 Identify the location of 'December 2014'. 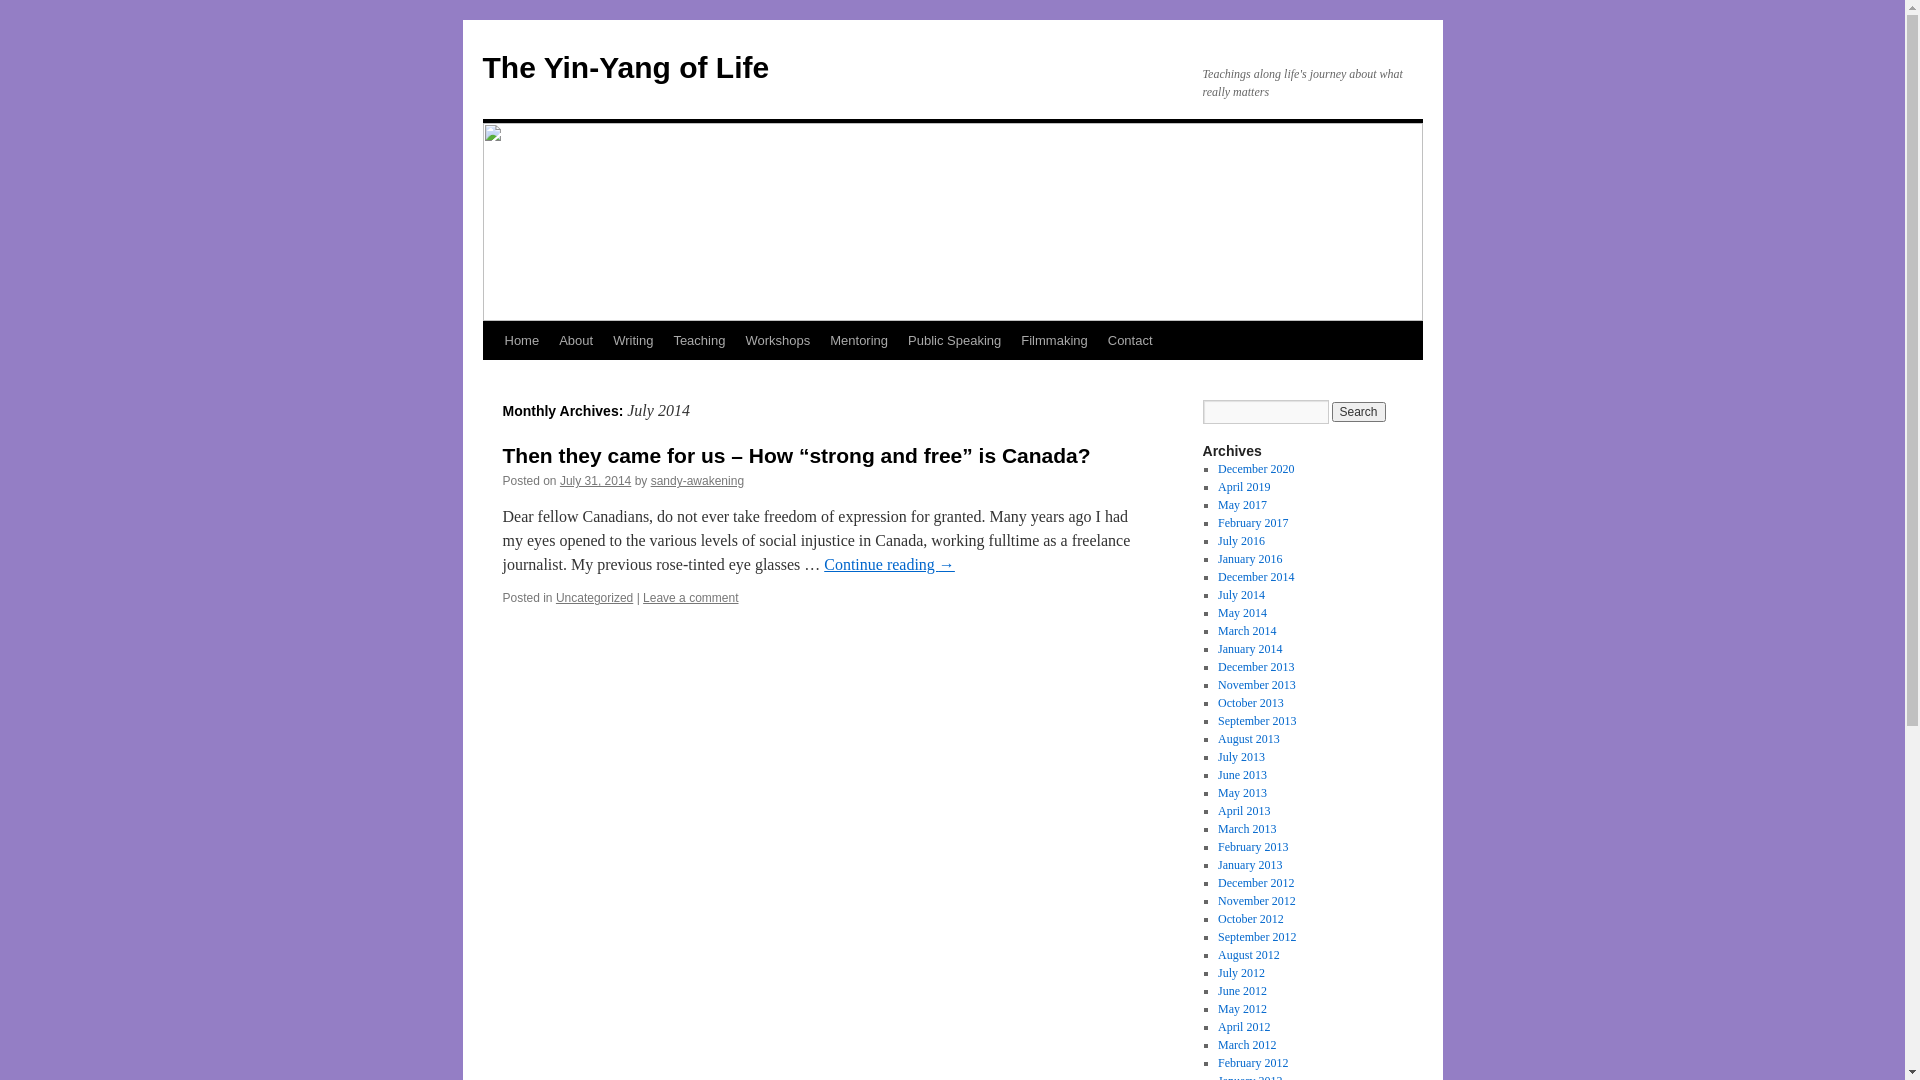
(1255, 577).